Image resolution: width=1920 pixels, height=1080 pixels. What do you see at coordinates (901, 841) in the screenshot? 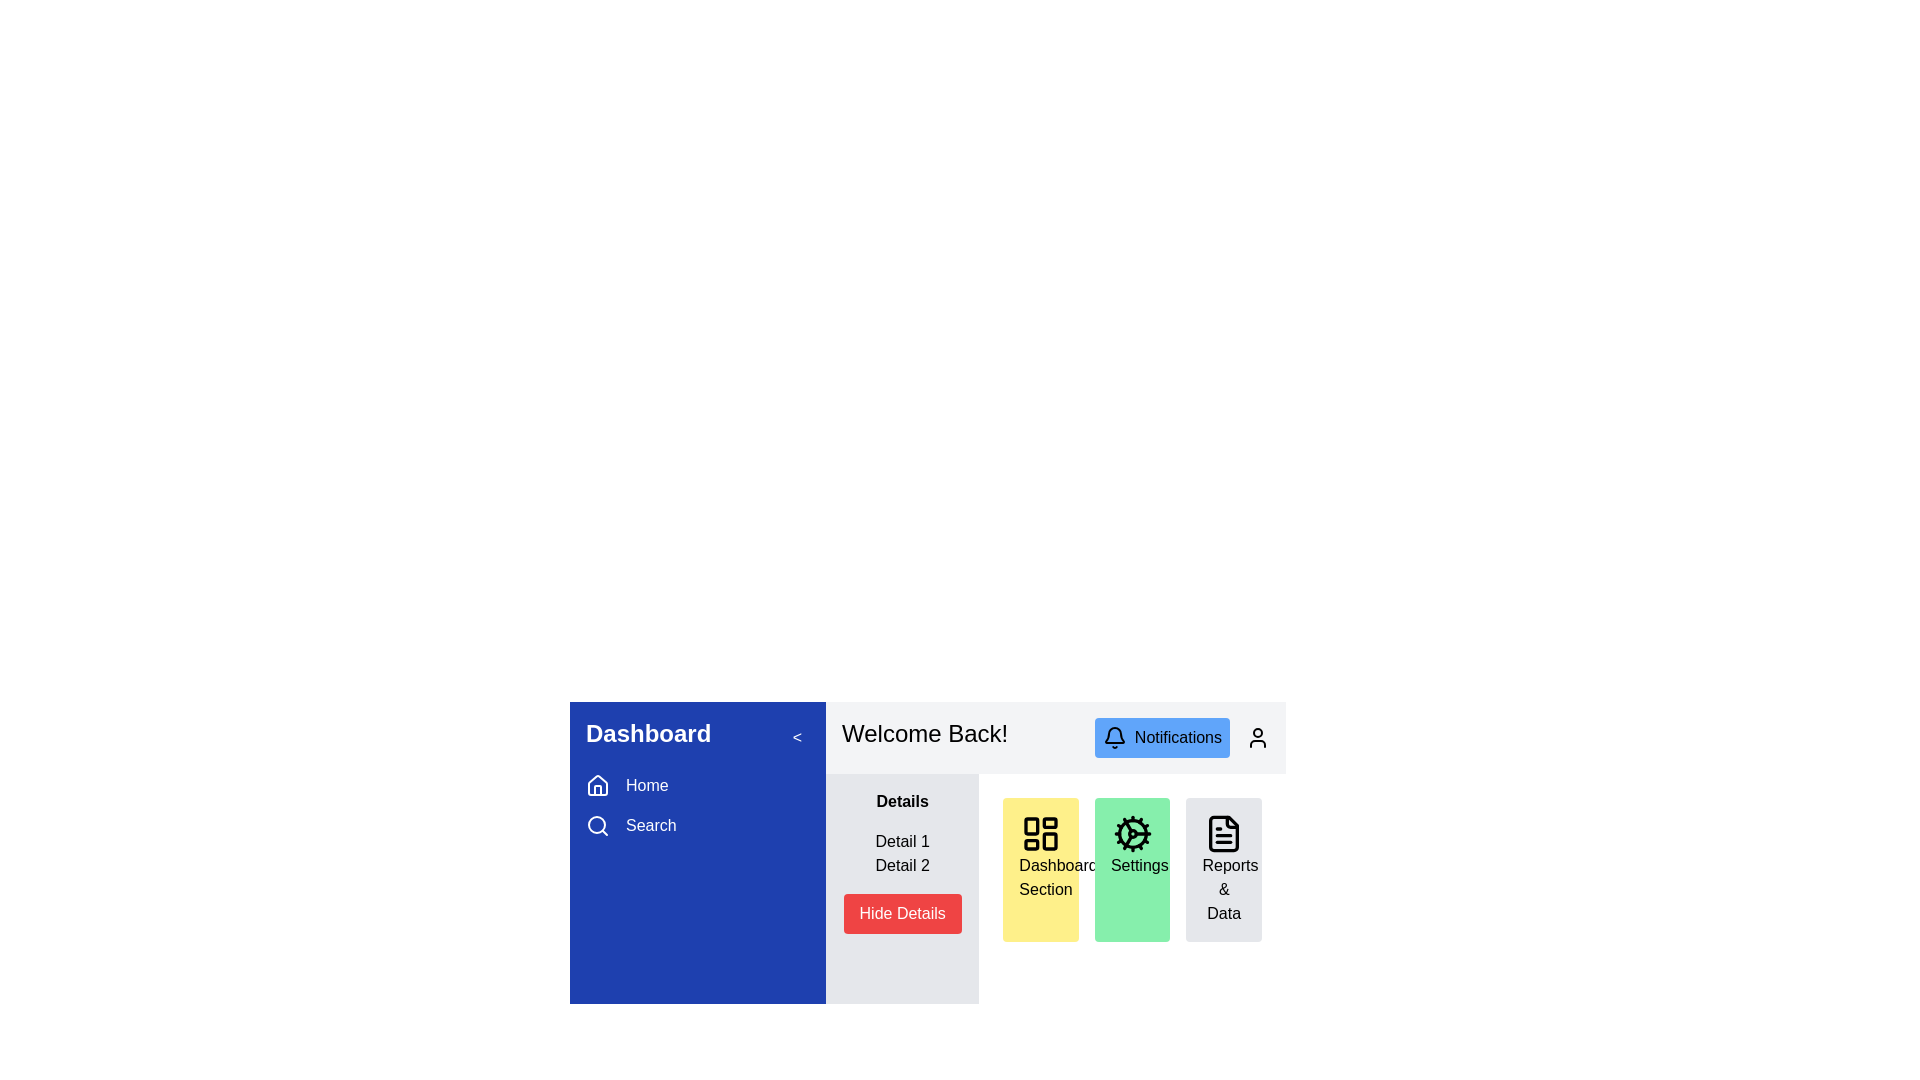
I see `the first Text label in the 'Details' section below the 'Welcome Back!' headline` at bounding box center [901, 841].